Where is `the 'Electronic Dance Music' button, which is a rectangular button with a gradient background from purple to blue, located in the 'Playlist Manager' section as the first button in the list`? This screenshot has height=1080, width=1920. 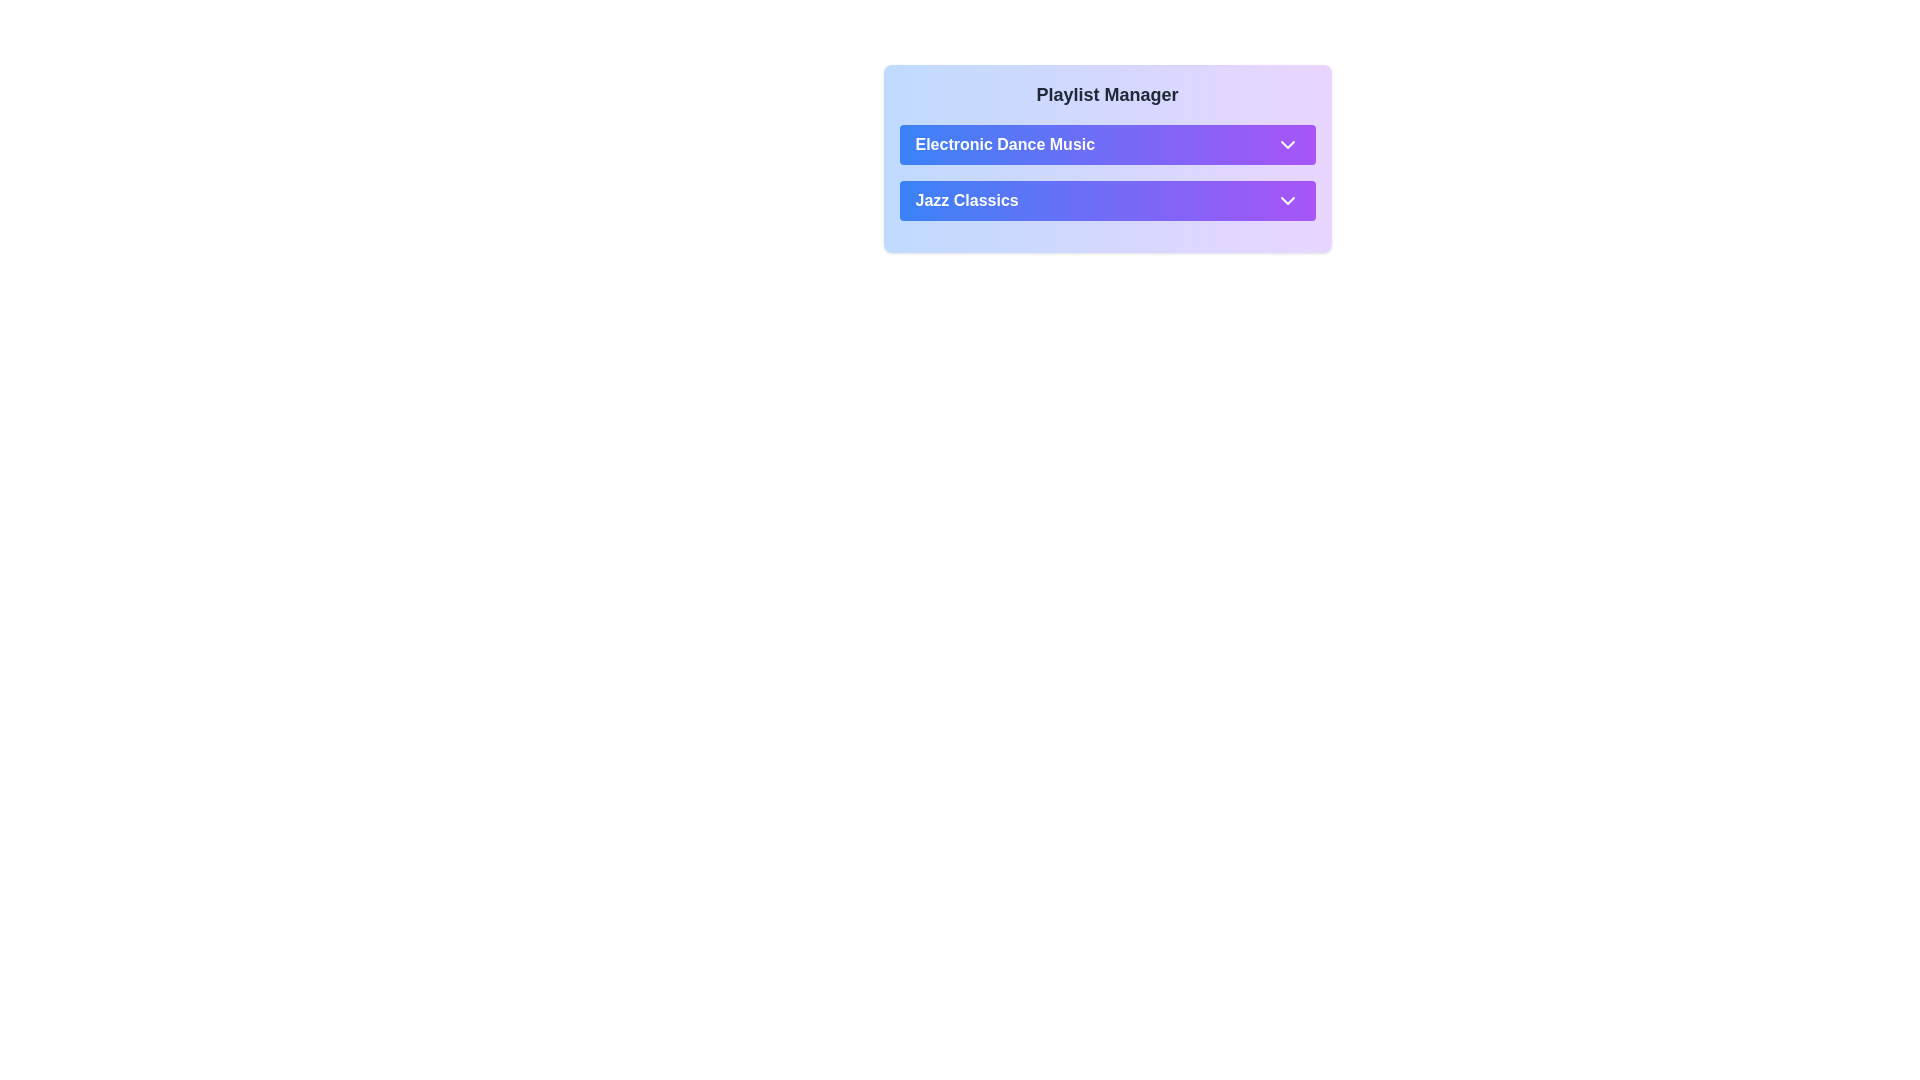
the 'Electronic Dance Music' button, which is a rectangular button with a gradient background from purple to blue, located in the 'Playlist Manager' section as the first button in the list is located at coordinates (1106, 144).